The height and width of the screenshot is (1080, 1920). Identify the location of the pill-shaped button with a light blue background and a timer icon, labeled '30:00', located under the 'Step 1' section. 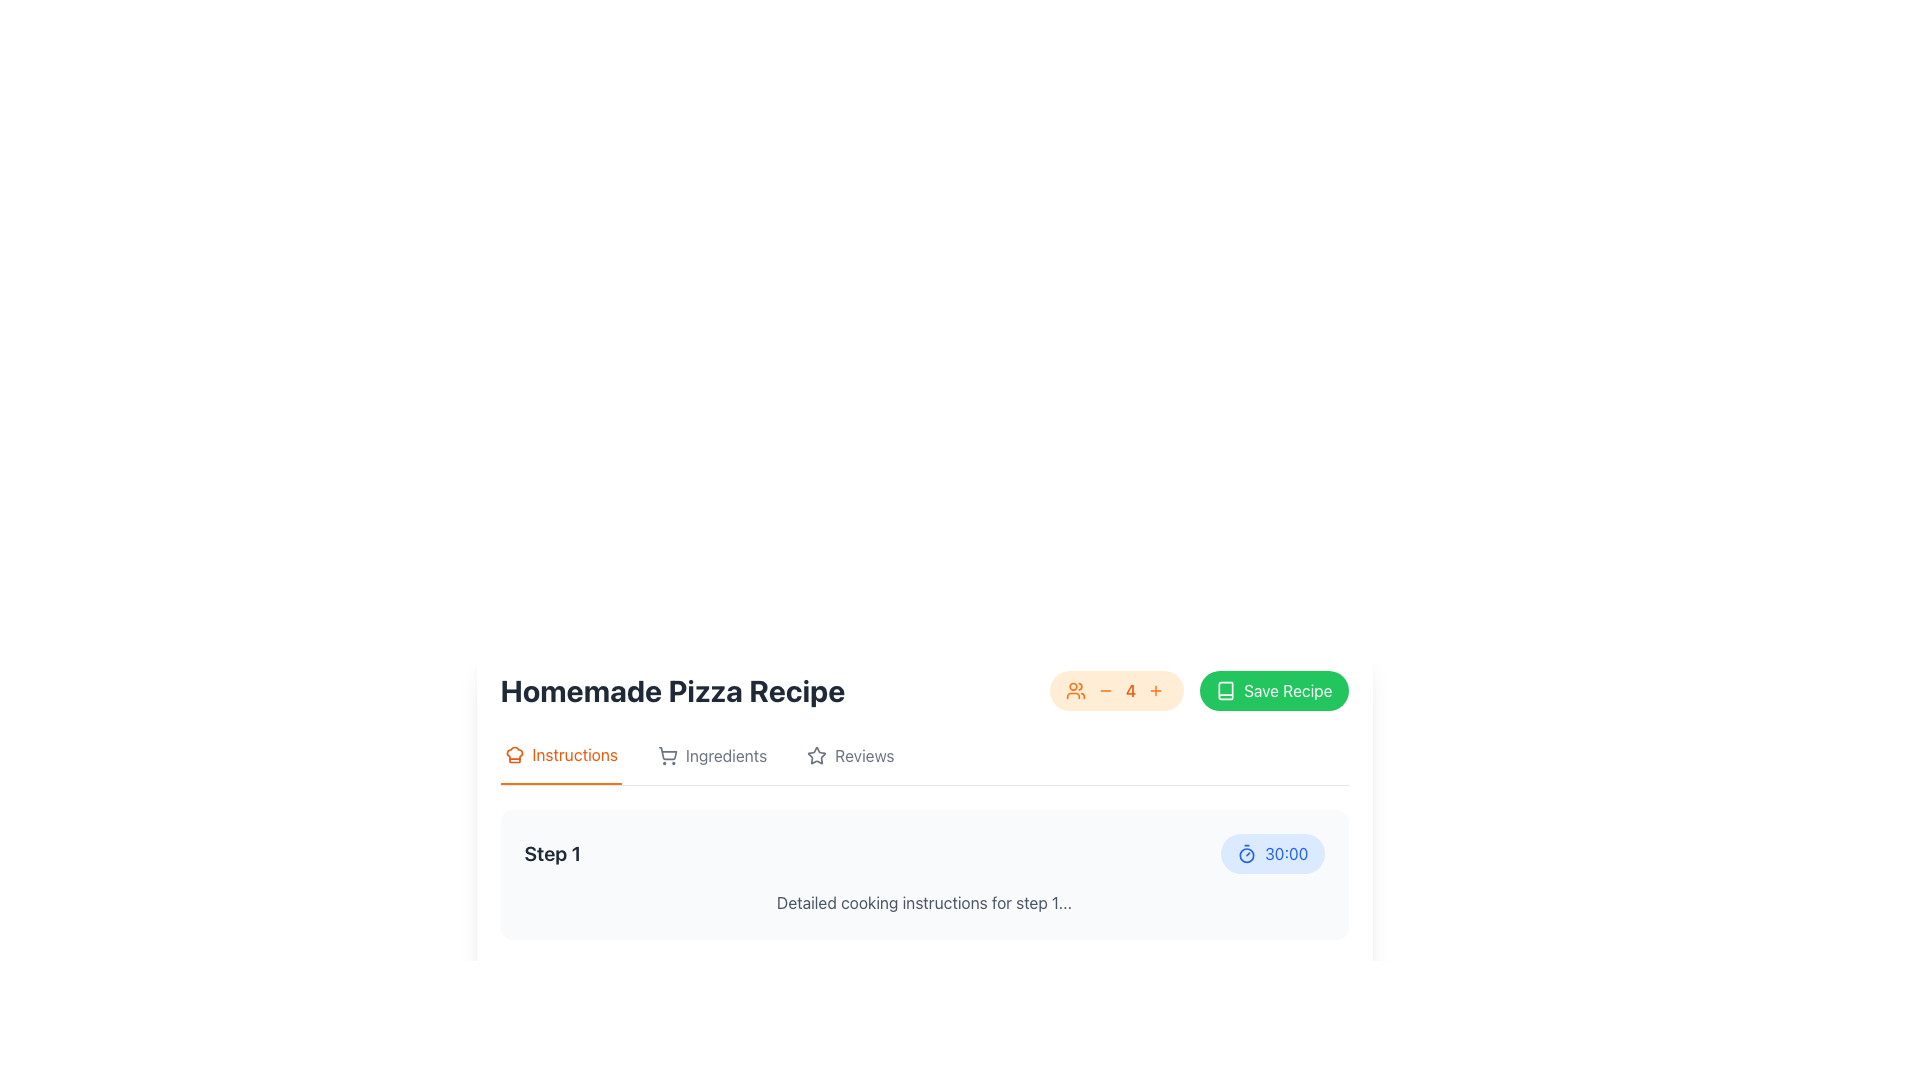
(1271, 853).